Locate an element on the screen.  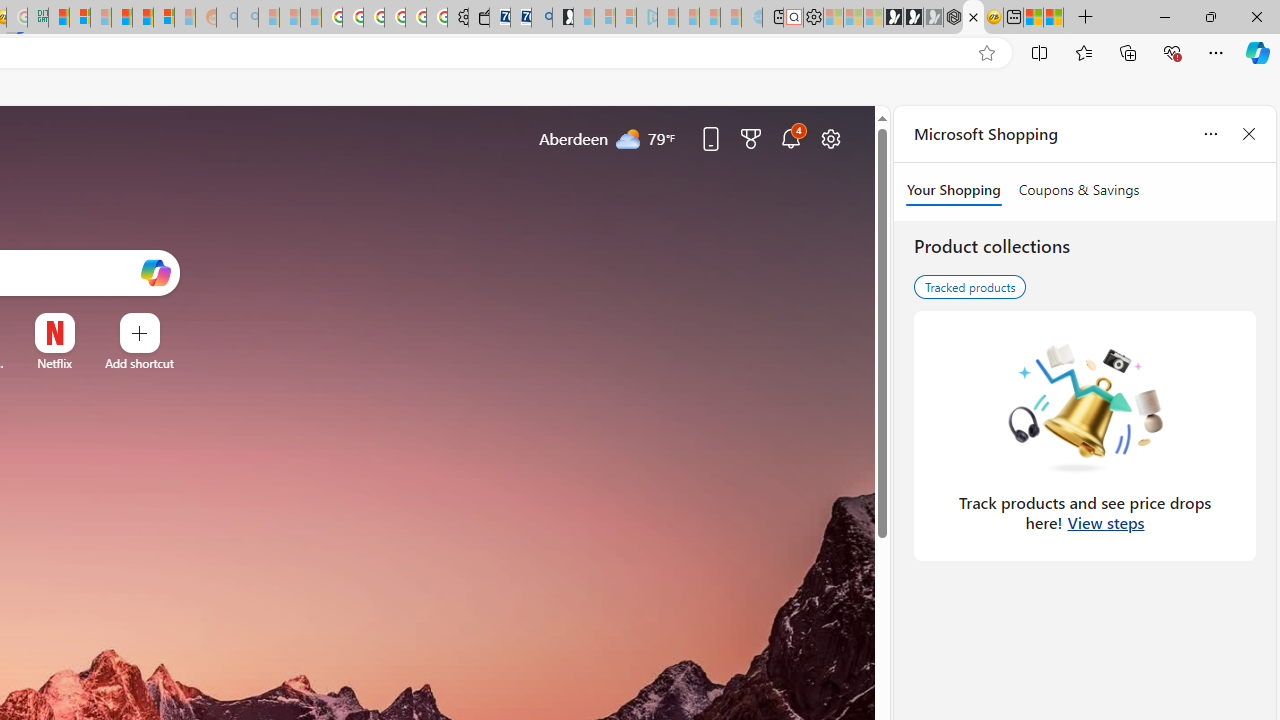
'Expert Portfolios' is located at coordinates (120, 17).